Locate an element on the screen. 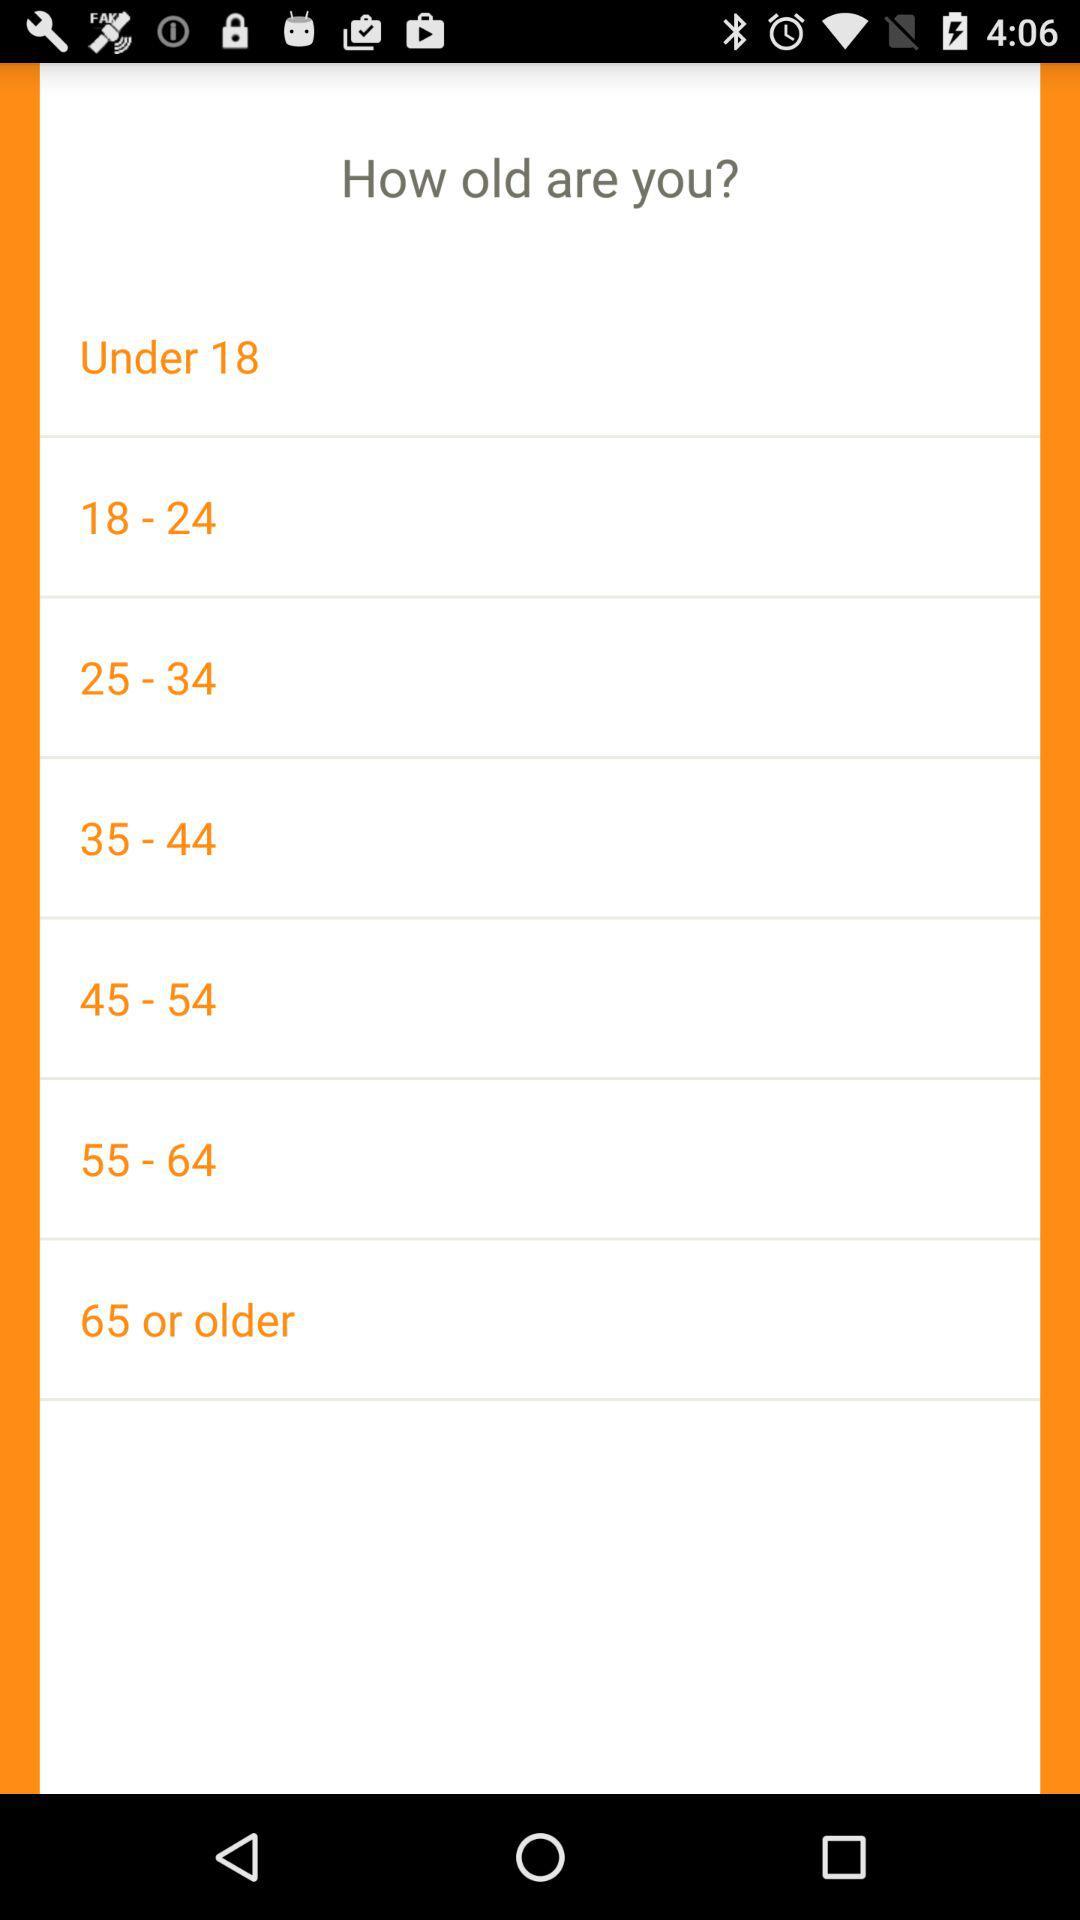 Image resolution: width=1080 pixels, height=1920 pixels. 18 - 24 app is located at coordinates (540, 516).